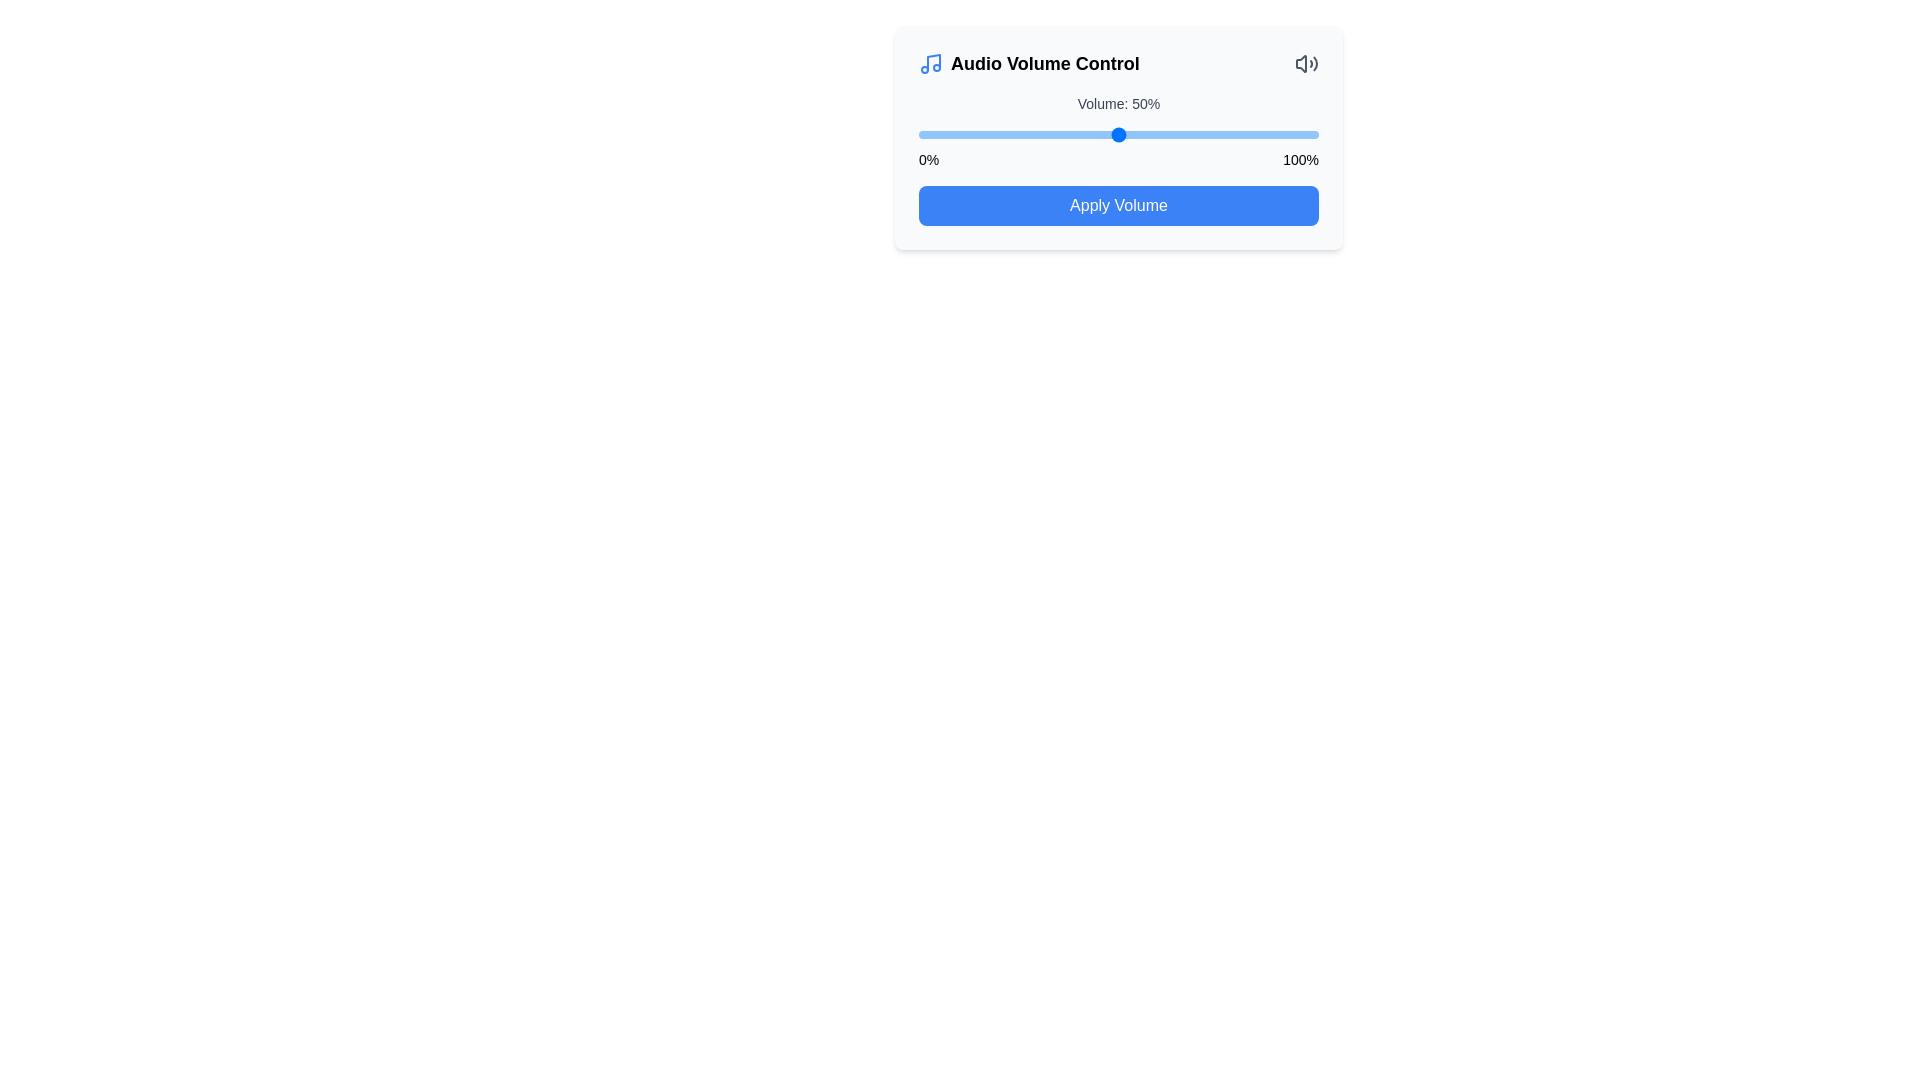 Image resolution: width=1920 pixels, height=1080 pixels. I want to click on the volume, so click(1098, 135).